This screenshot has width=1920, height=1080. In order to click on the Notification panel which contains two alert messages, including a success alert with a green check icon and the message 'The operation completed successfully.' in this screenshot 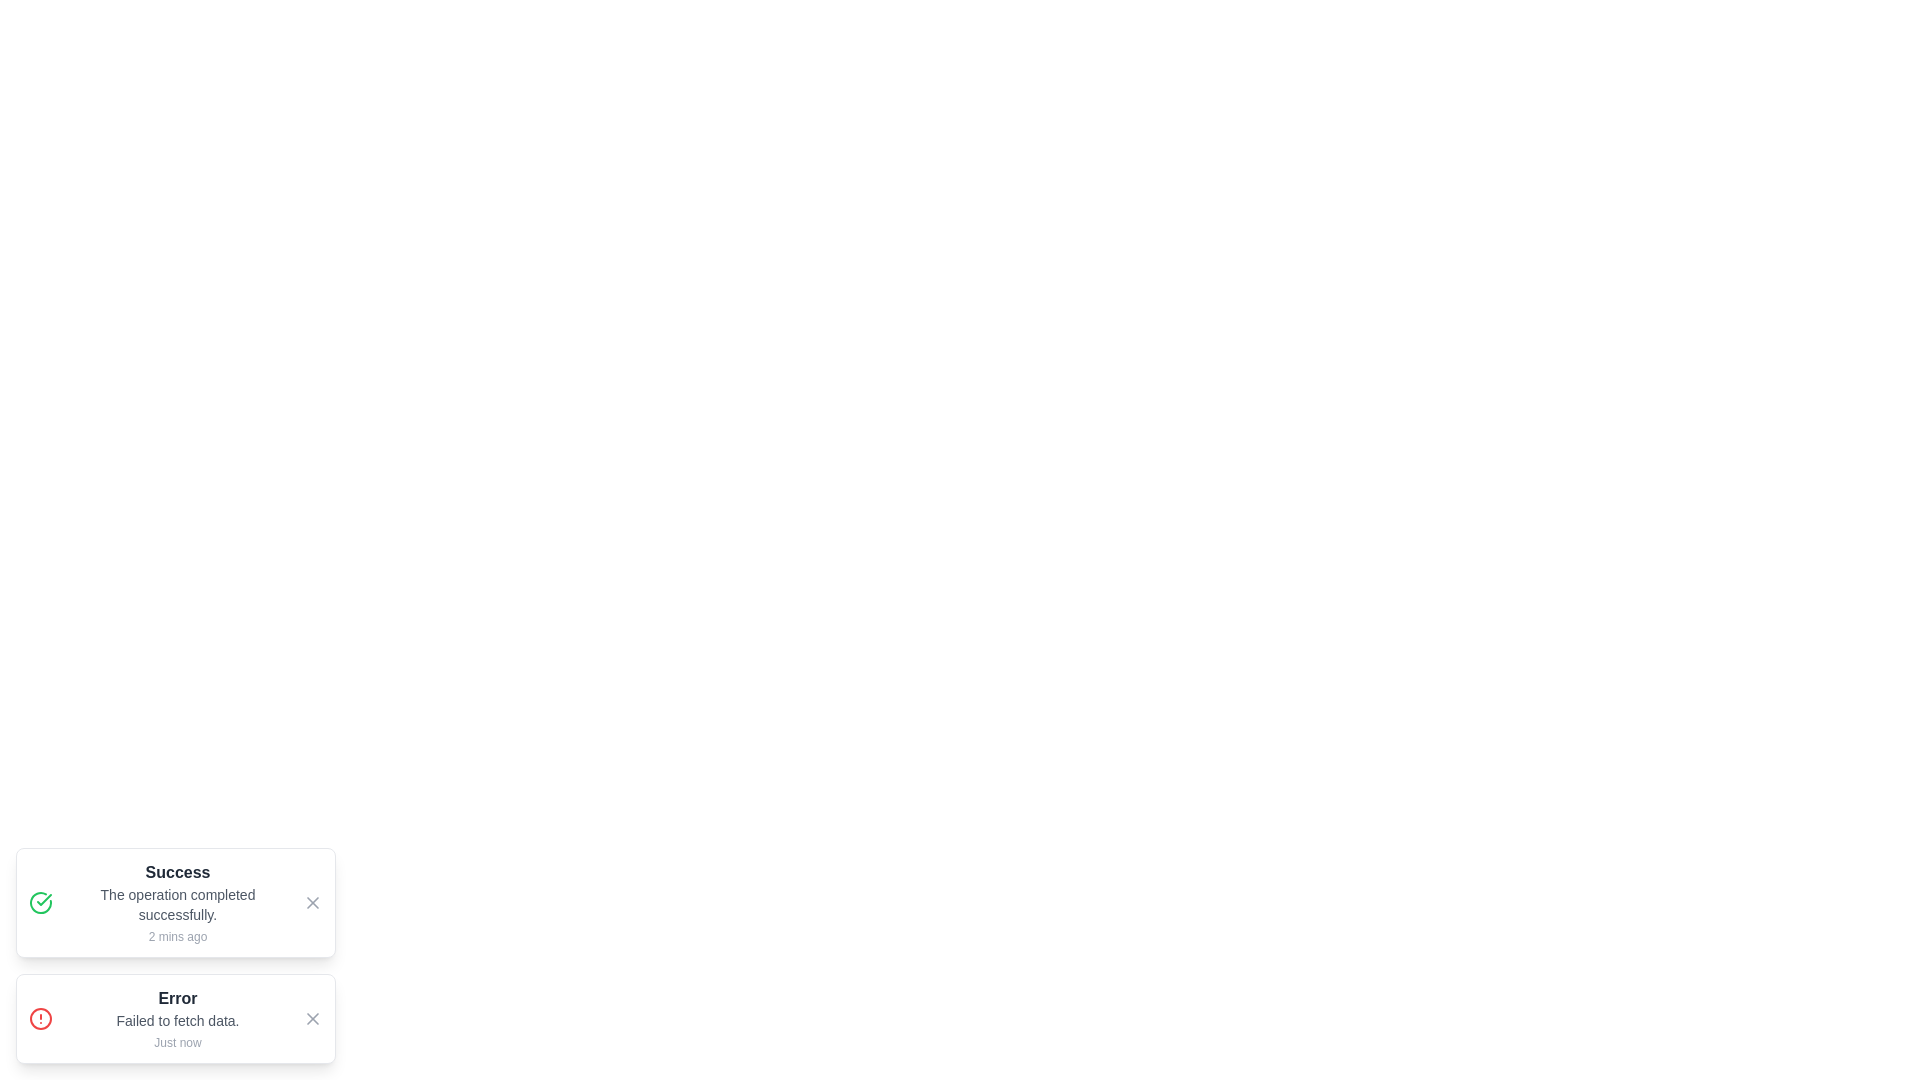, I will do `click(176, 955)`.